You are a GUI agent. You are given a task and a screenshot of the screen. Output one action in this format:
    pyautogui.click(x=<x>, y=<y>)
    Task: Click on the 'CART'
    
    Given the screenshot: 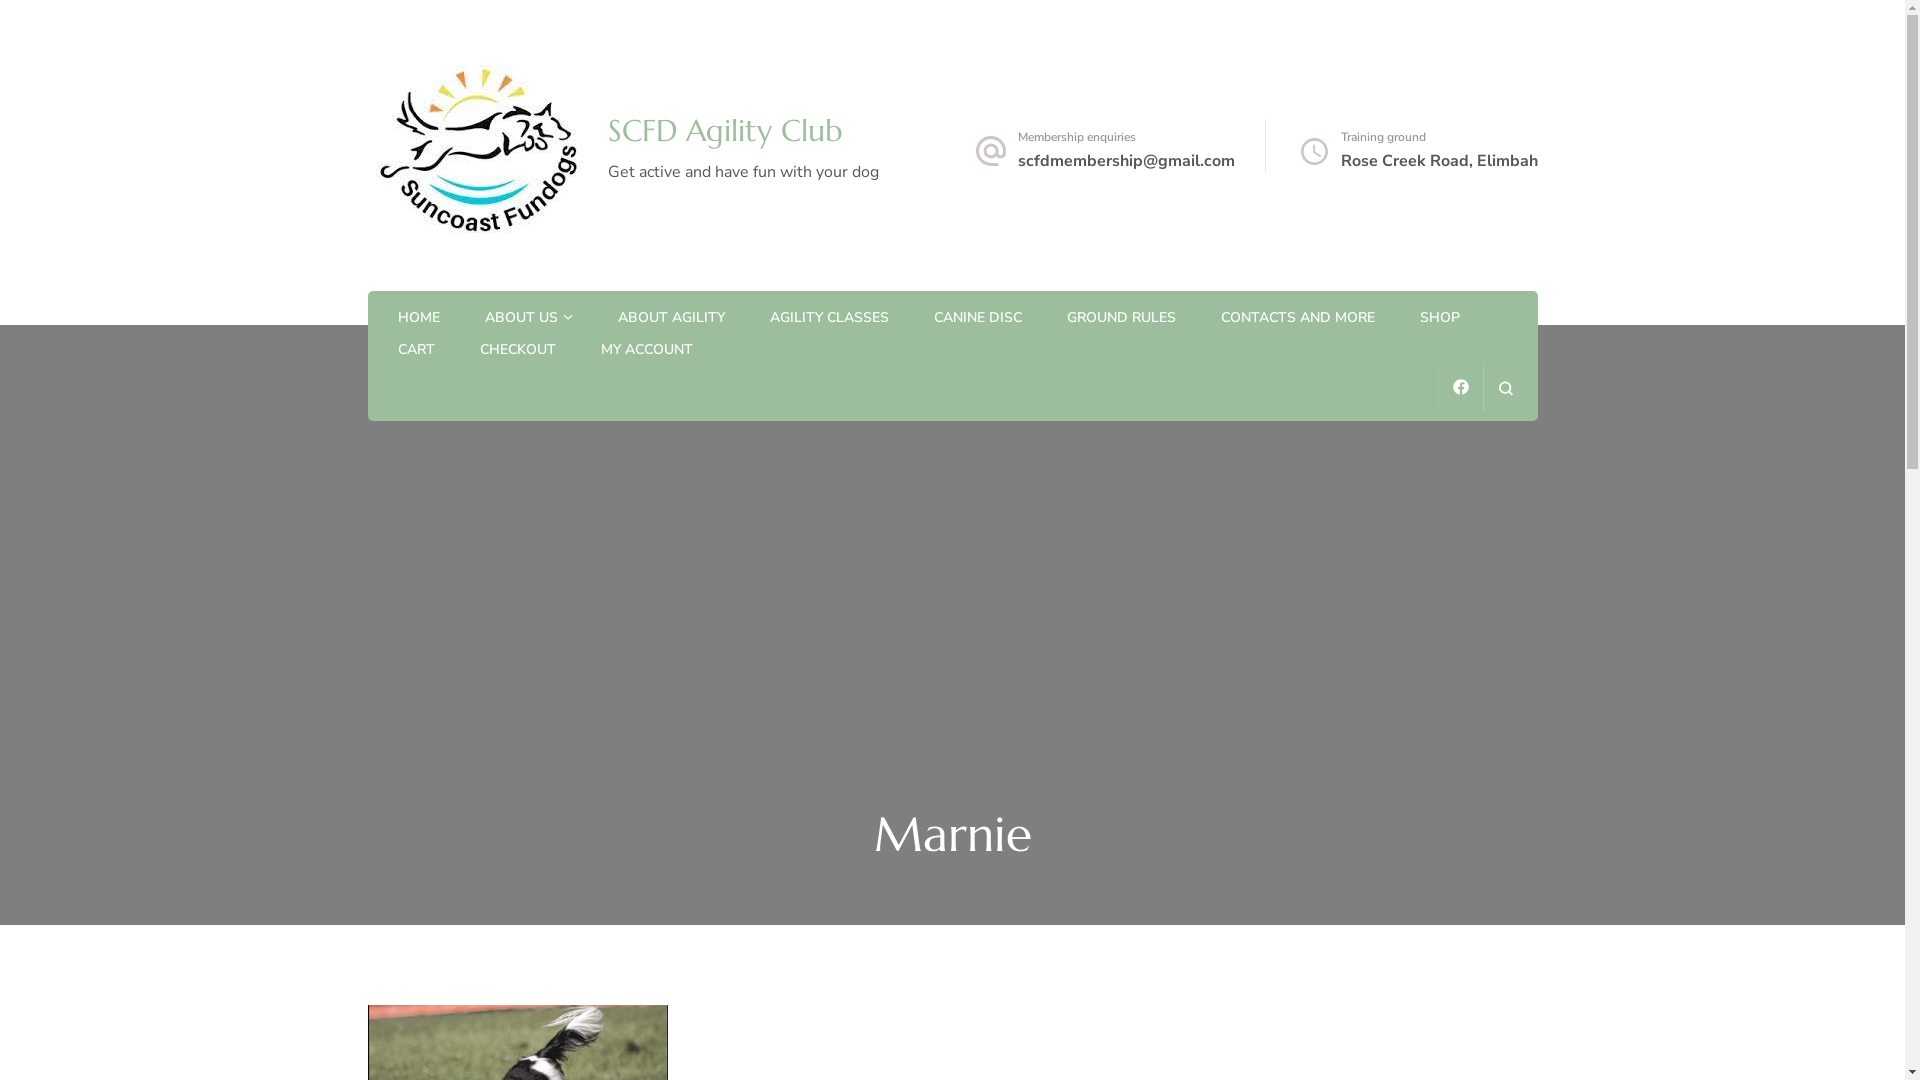 What is the action you would take?
    pyautogui.click(x=415, y=350)
    